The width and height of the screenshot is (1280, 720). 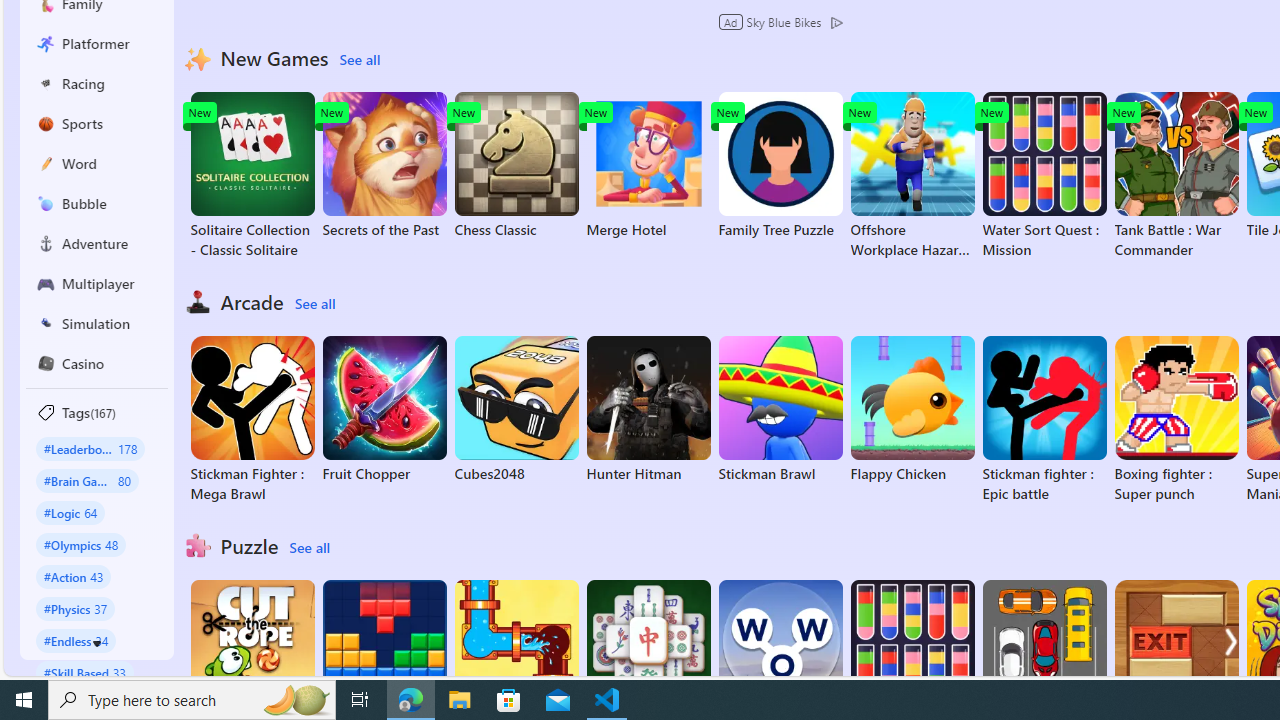 What do you see at coordinates (84, 672) in the screenshot?
I see `'#Skill Based 33'` at bounding box center [84, 672].